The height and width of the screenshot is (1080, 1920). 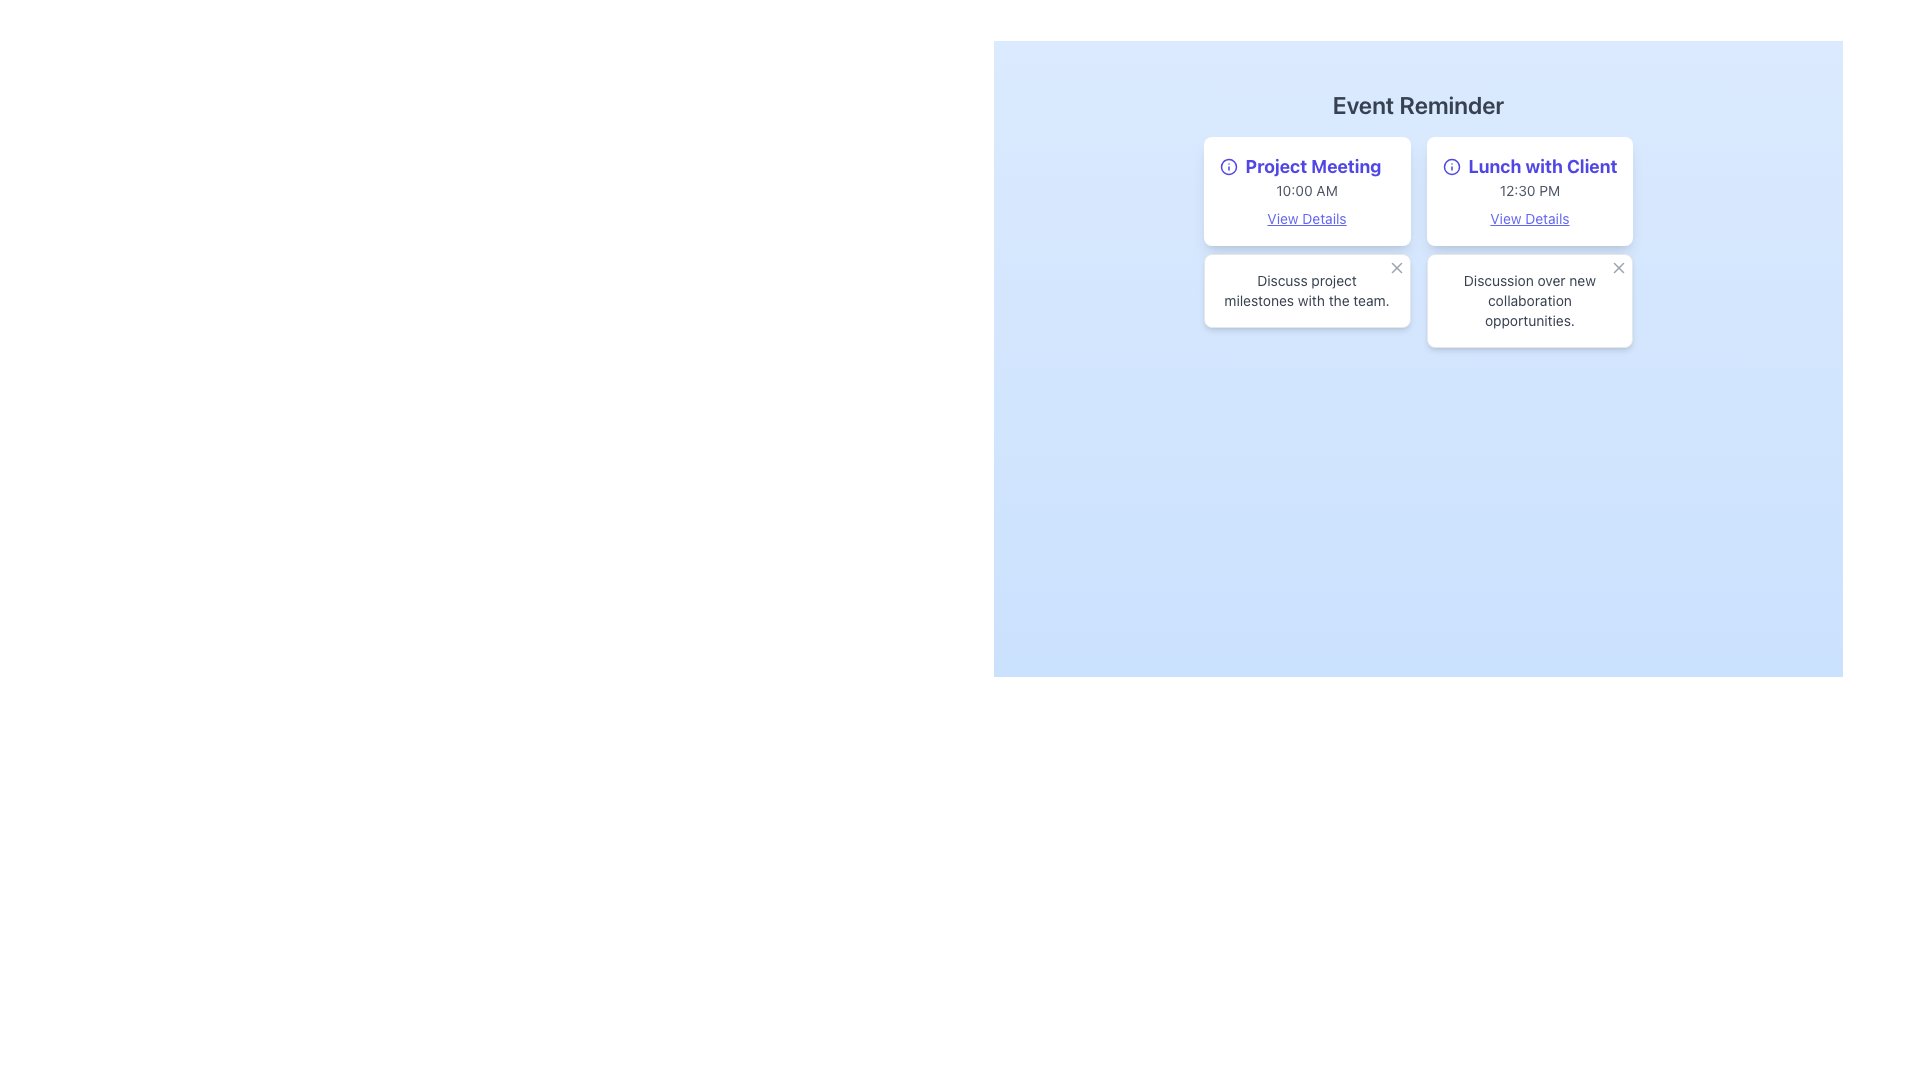 What do you see at coordinates (1306, 191) in the screenshot?
I see `the static text indicating the time of the event, which is located directly below the 'Project Meeting' title and above the 'View Details' link in the first event box on the left side` at bounding box center [1306, 191].